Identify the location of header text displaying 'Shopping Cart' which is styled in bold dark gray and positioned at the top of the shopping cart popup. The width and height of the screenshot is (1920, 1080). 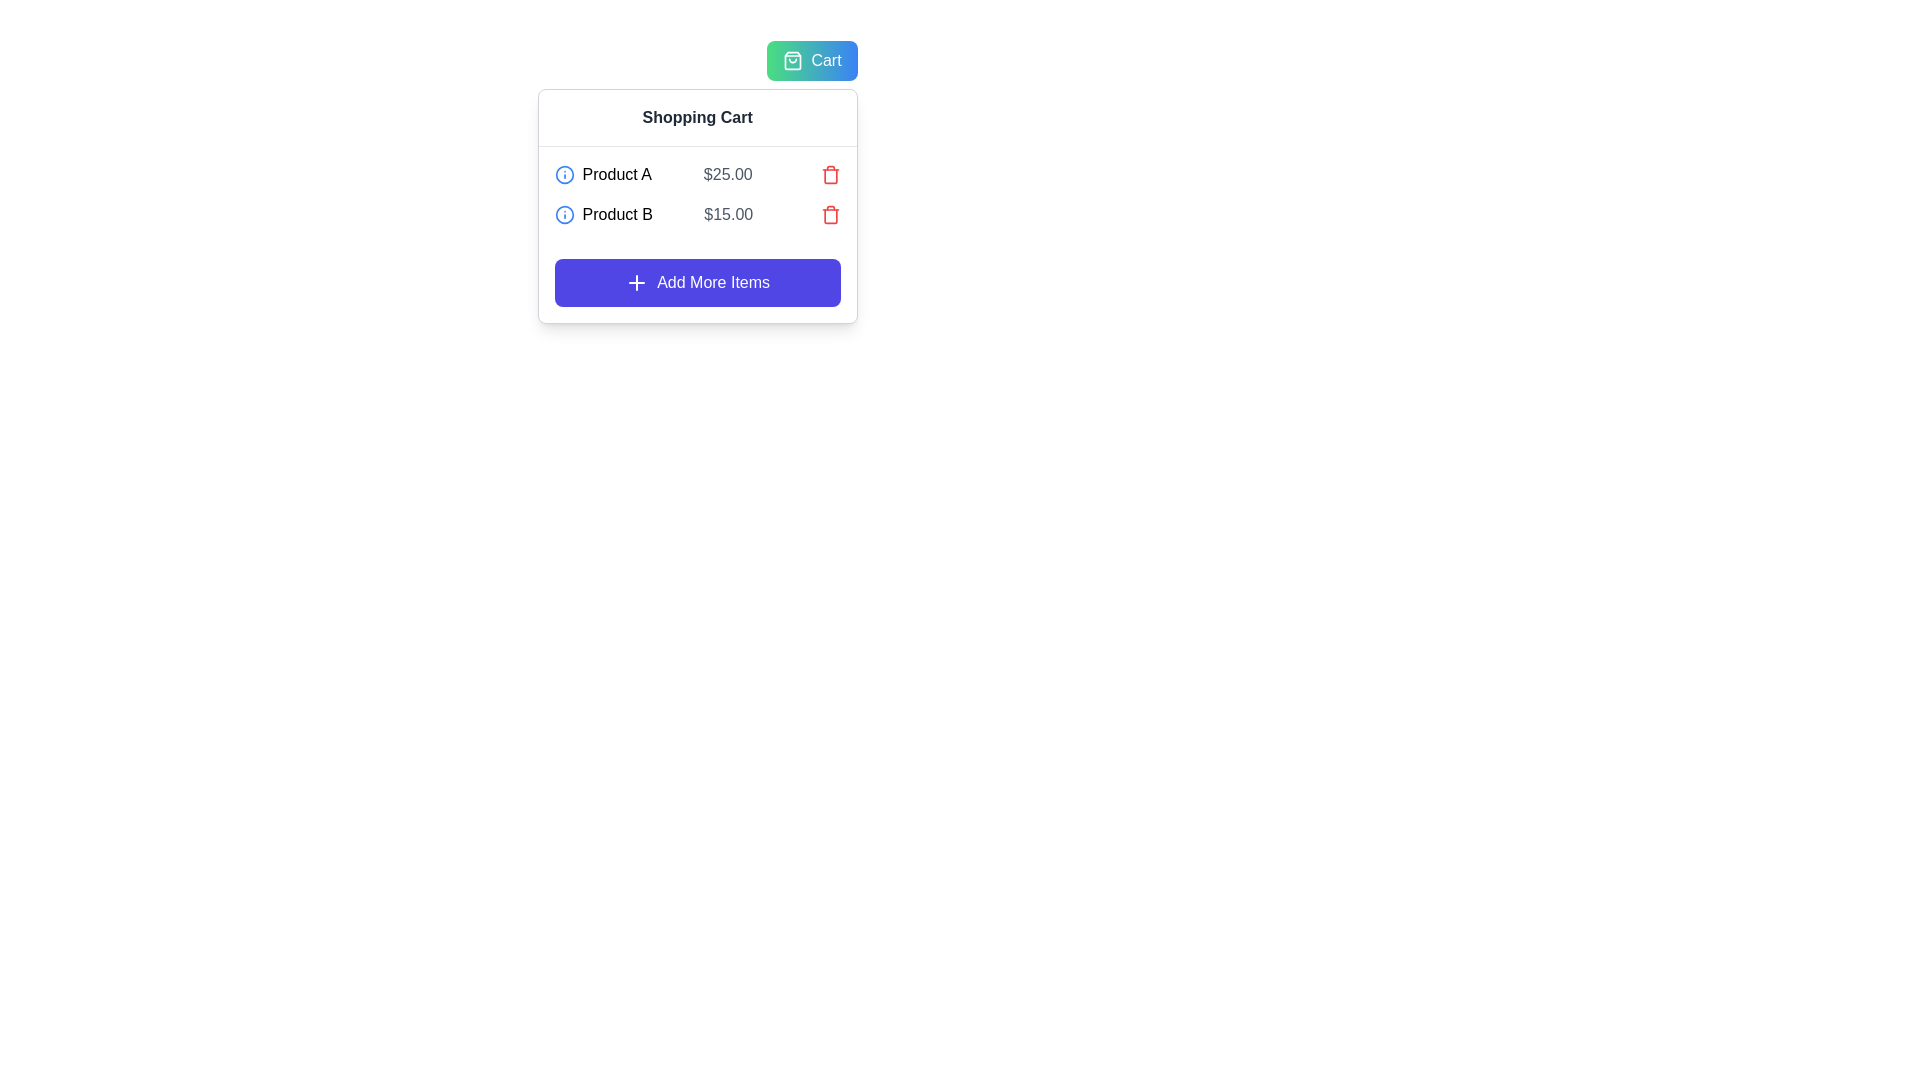
(697, 118).